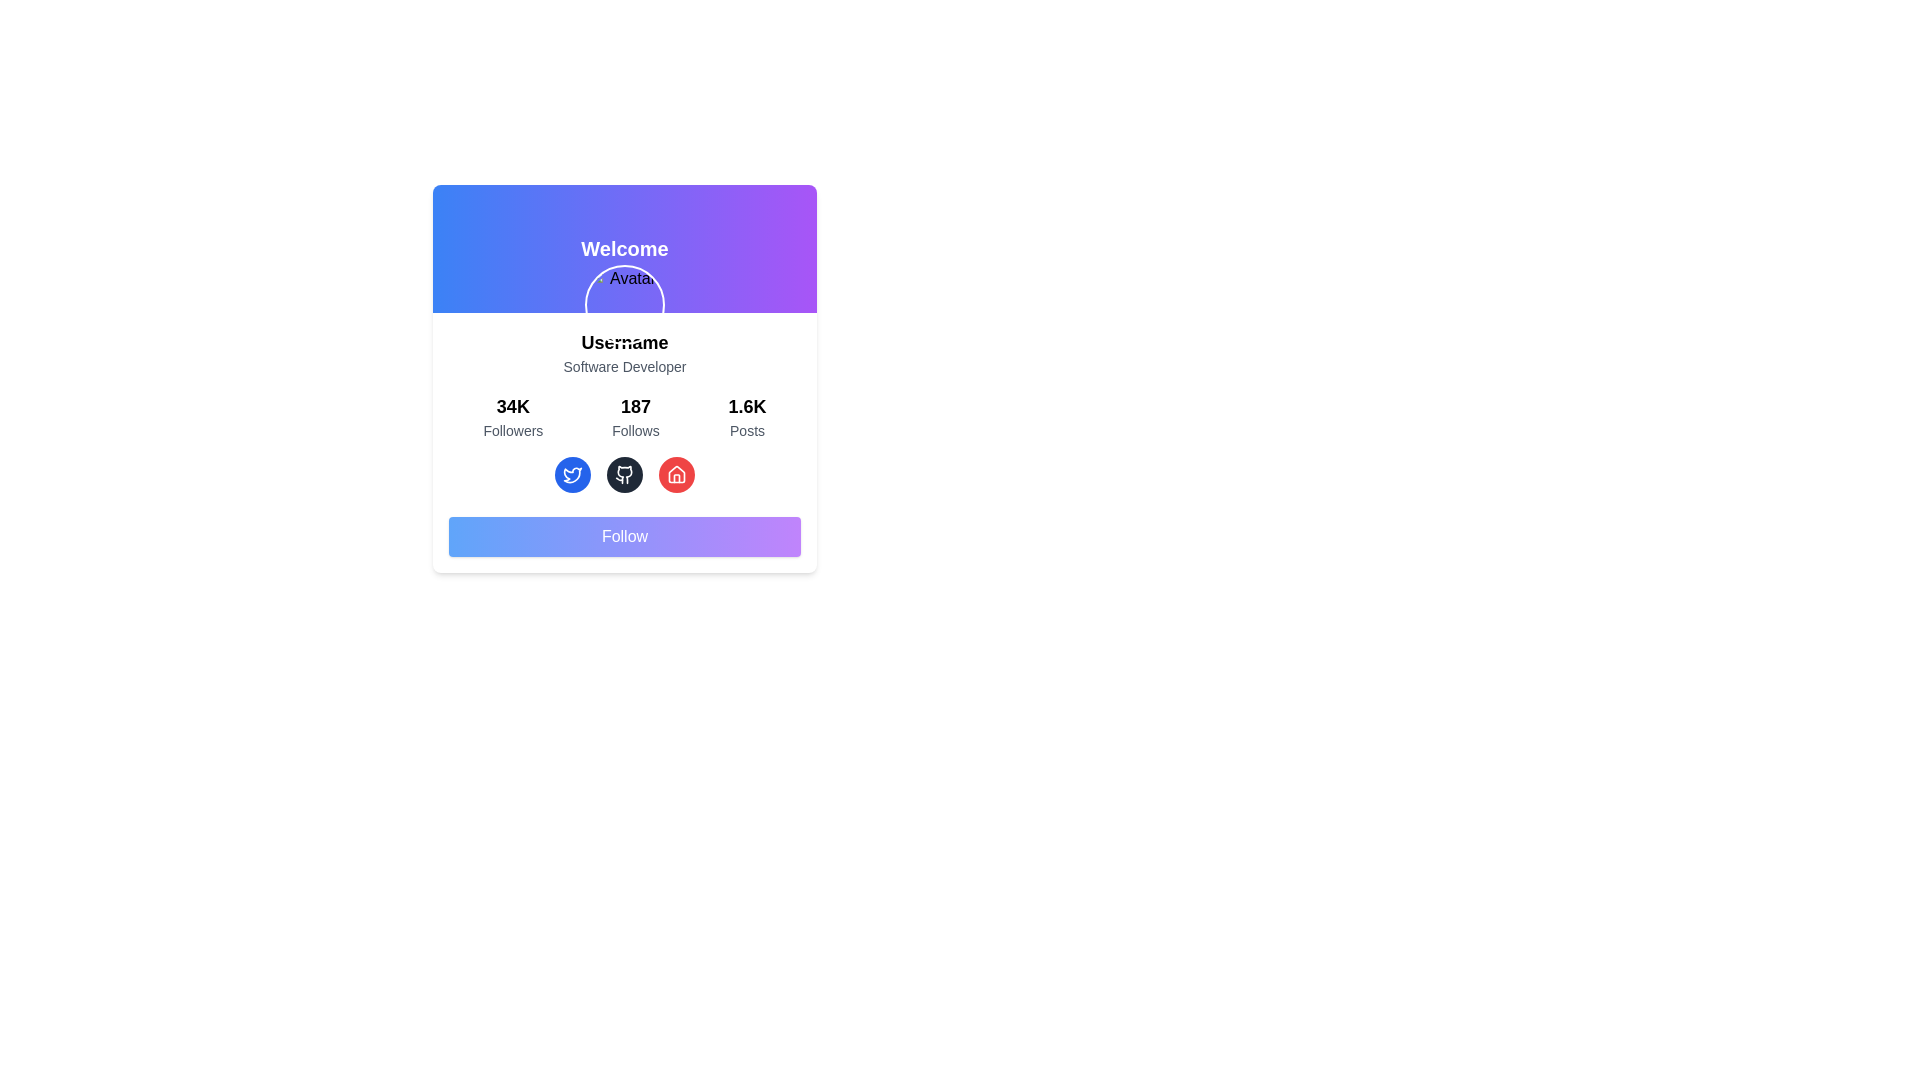  Describe the element at coordinates (513, 430) in the screenshot. I see `the label indicating the number of followers, located under the text '34K' in the Followers section of the profile statistics panel` at that location.